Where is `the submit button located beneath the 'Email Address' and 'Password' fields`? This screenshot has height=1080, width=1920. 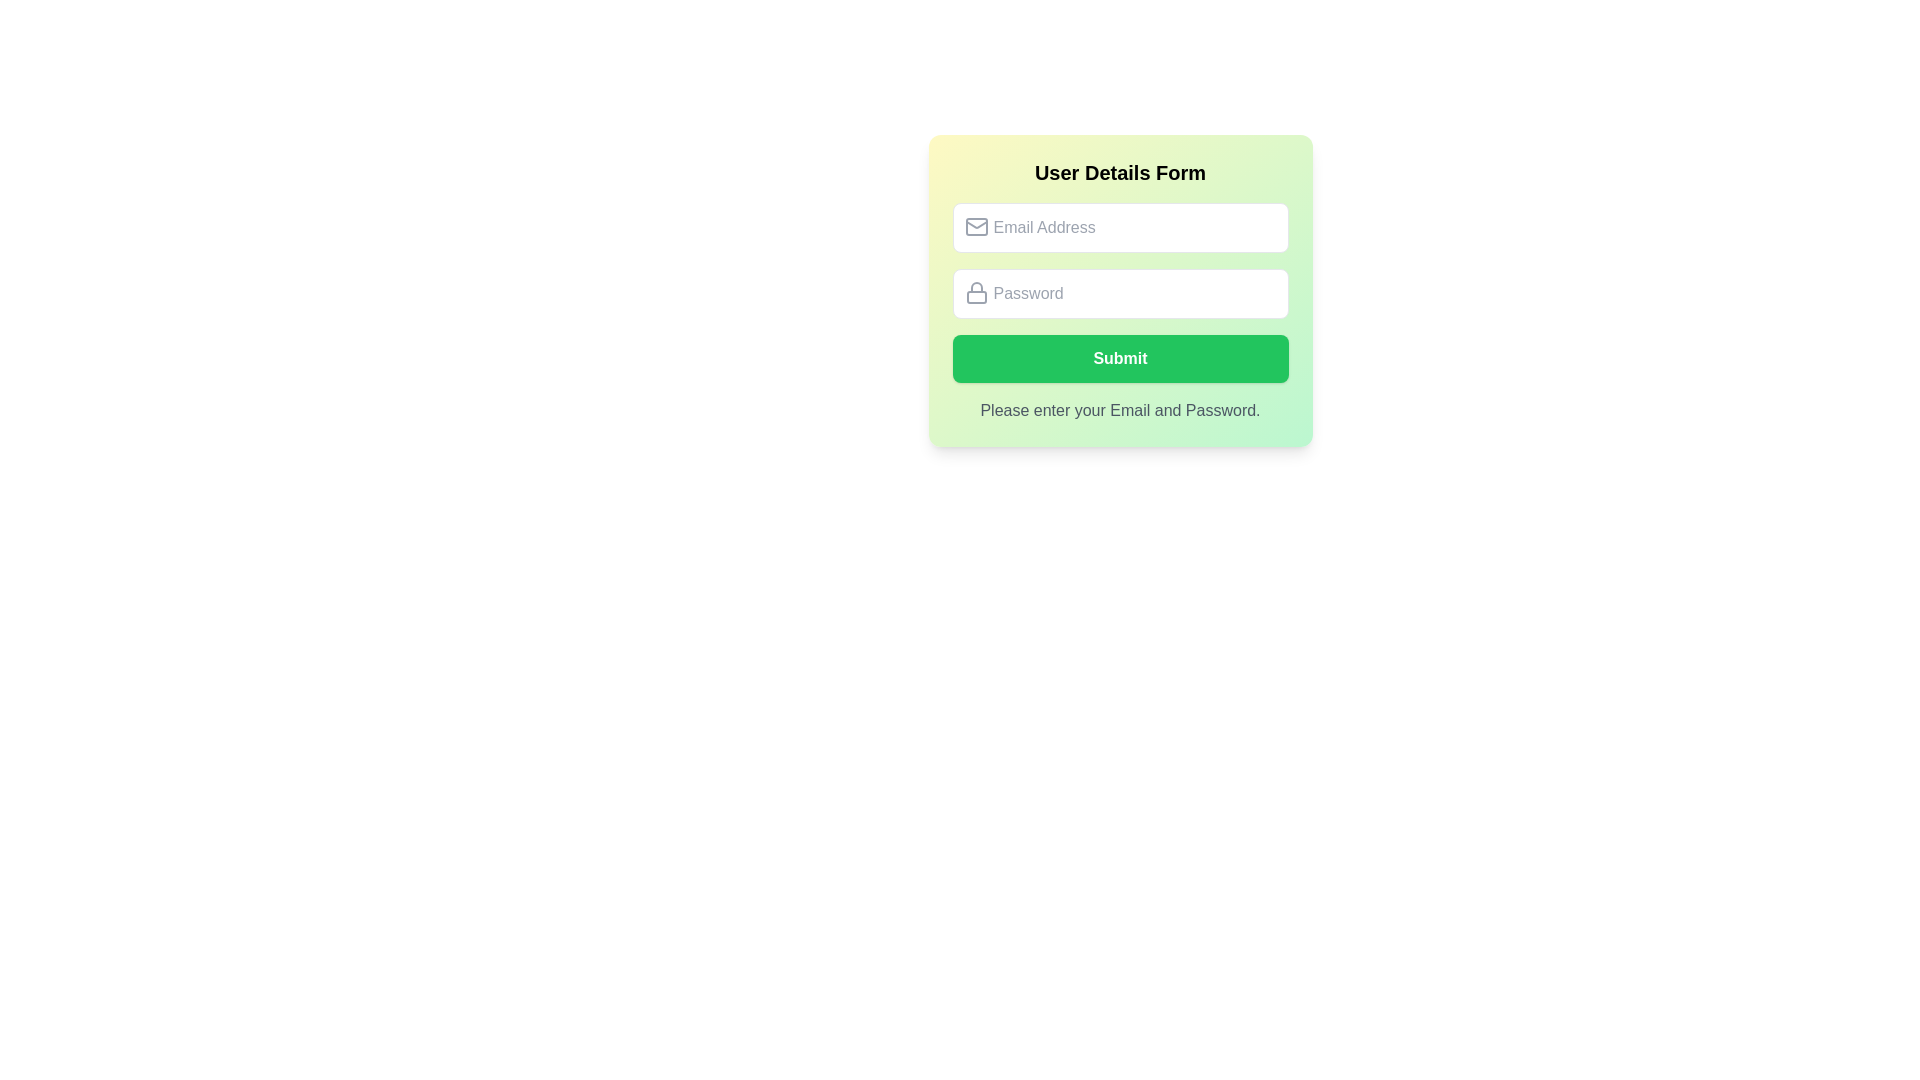
the submit button located beneath the 'Email Address' and 'Password' fields is located at coordinates (1120, 357).